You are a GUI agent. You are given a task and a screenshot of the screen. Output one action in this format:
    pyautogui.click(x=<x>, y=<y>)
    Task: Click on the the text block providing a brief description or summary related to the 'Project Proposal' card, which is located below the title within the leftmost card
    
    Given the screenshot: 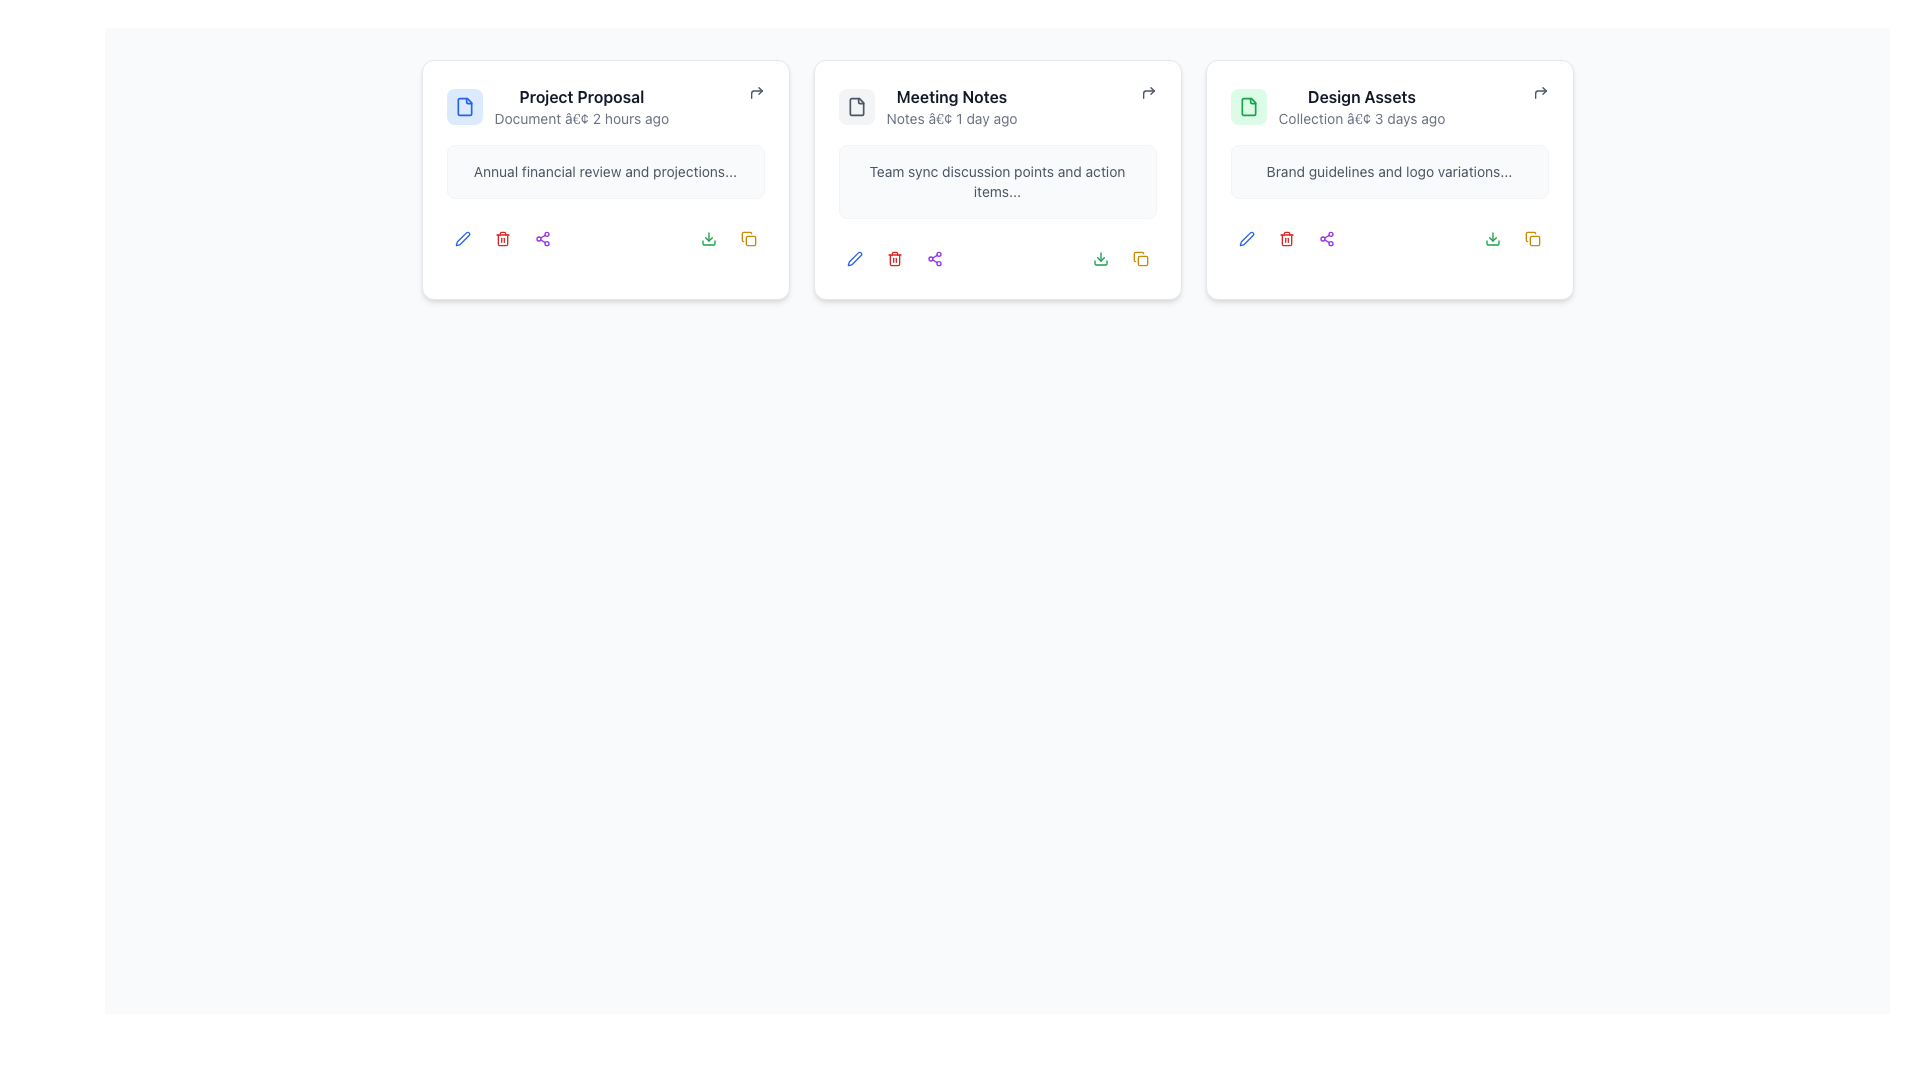 What is the action you would take?
    pyautogui.click(x=604, y=171)
    